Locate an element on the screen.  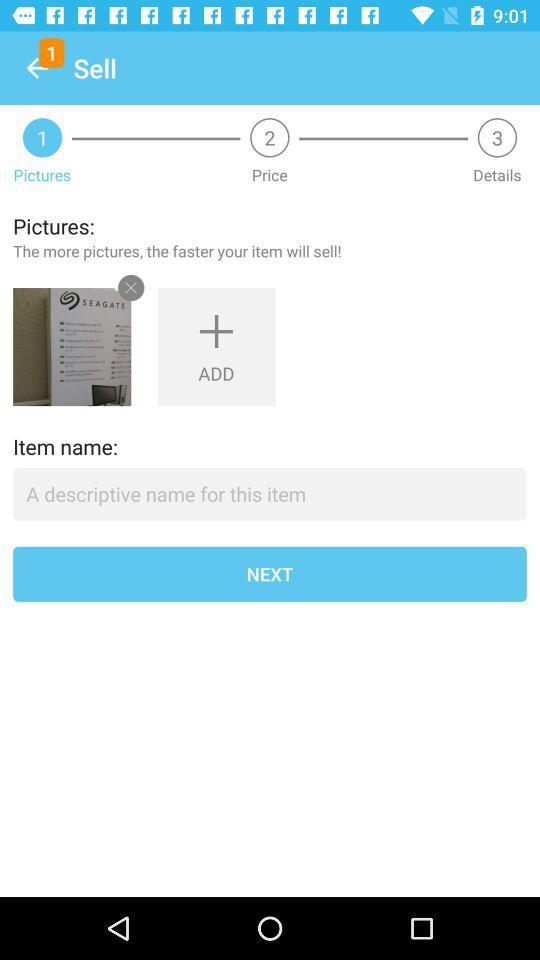
the icon below the the more pictures is located at coordinates (71, 347).